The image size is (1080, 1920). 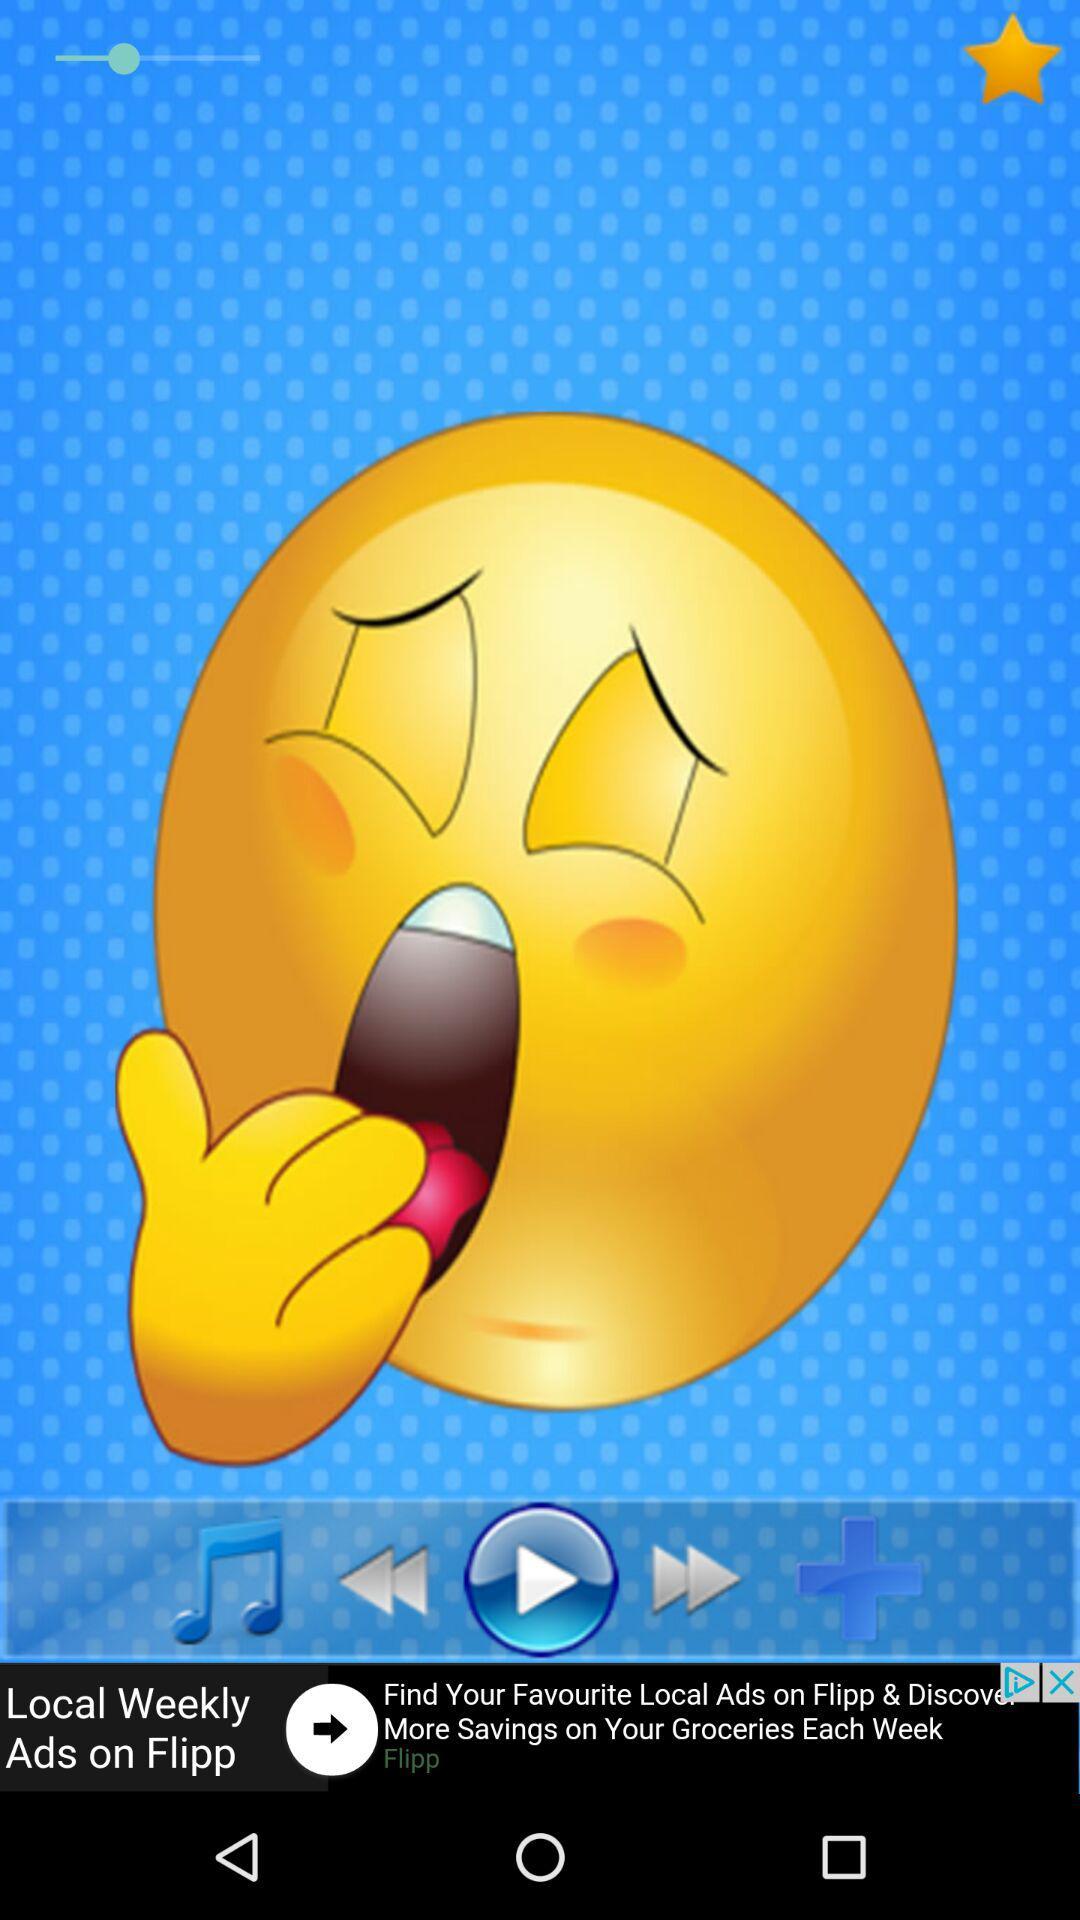 I want to click on advertisement, so click(x=540, y=1727).